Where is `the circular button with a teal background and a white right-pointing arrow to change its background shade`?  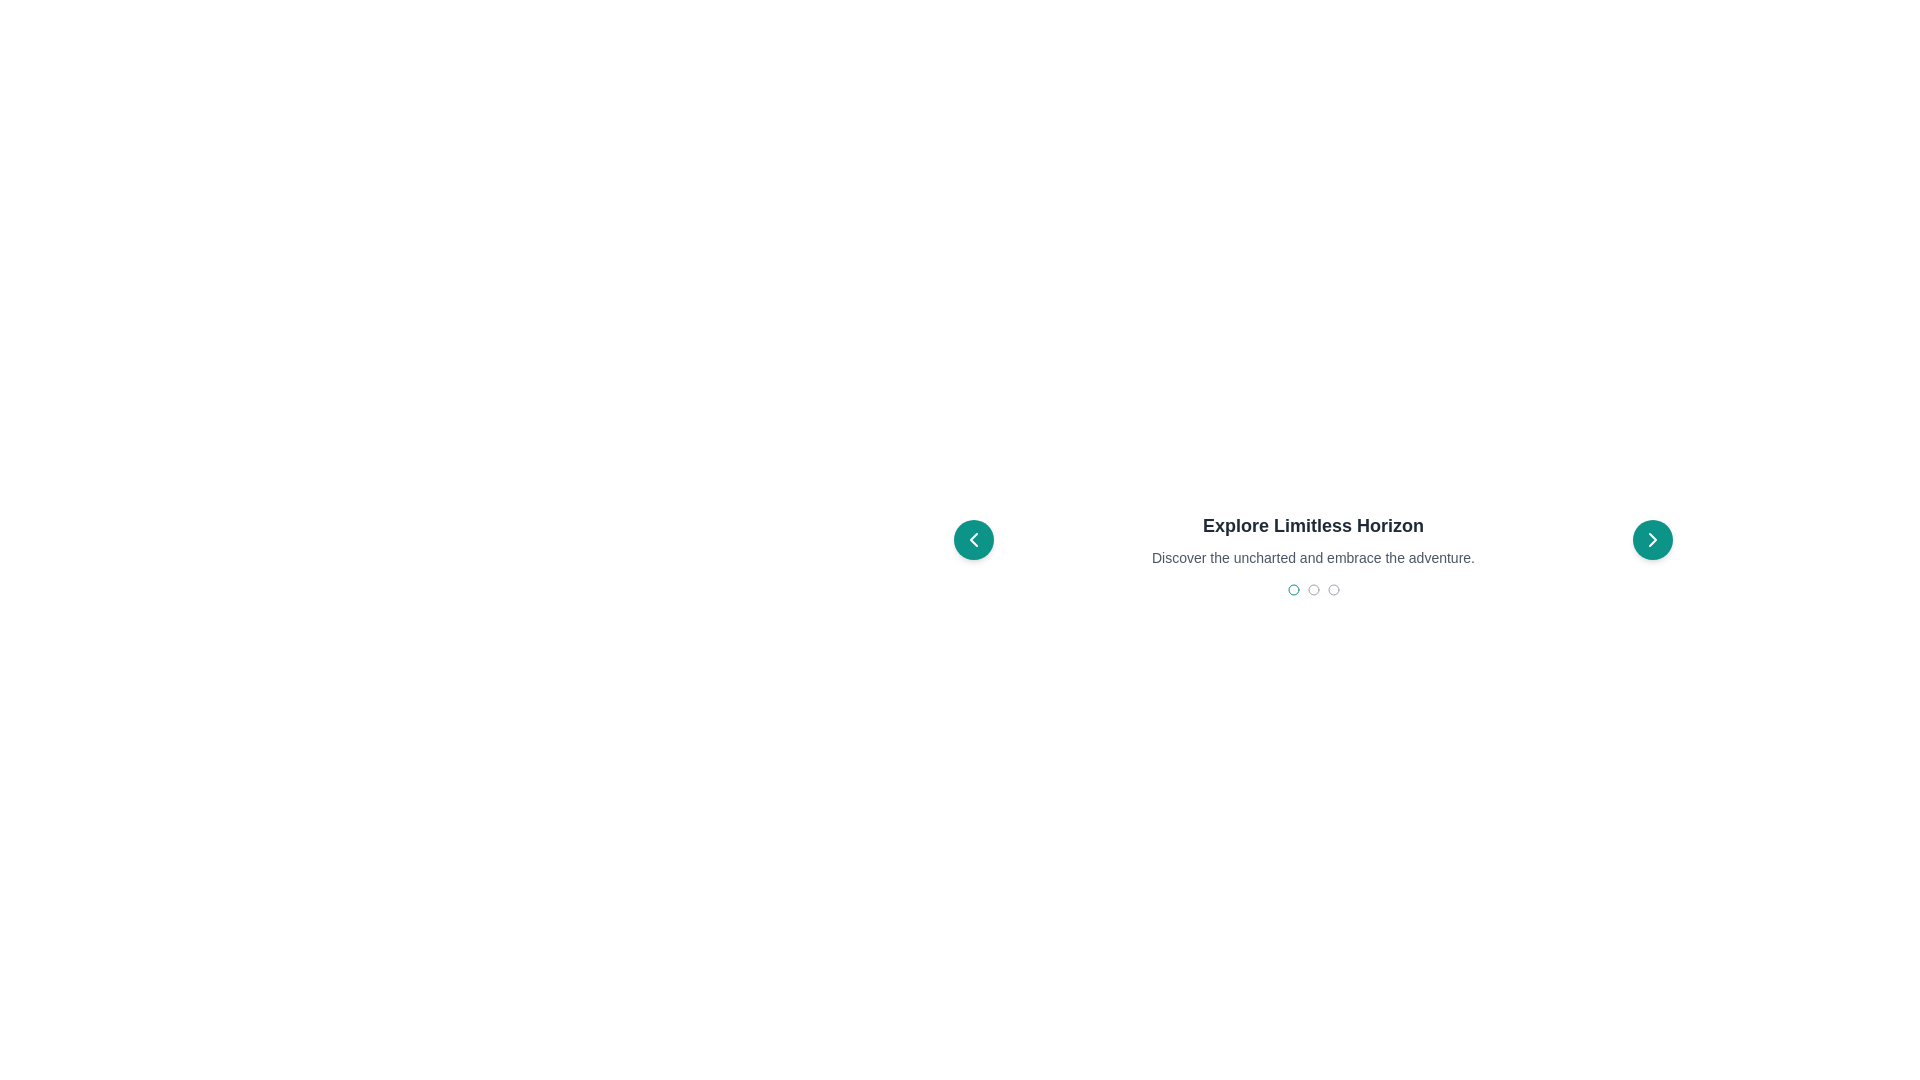
the circular button with a teal background and a white right-pointing arrow to change its background shade is located at coordinates (1653, 540).